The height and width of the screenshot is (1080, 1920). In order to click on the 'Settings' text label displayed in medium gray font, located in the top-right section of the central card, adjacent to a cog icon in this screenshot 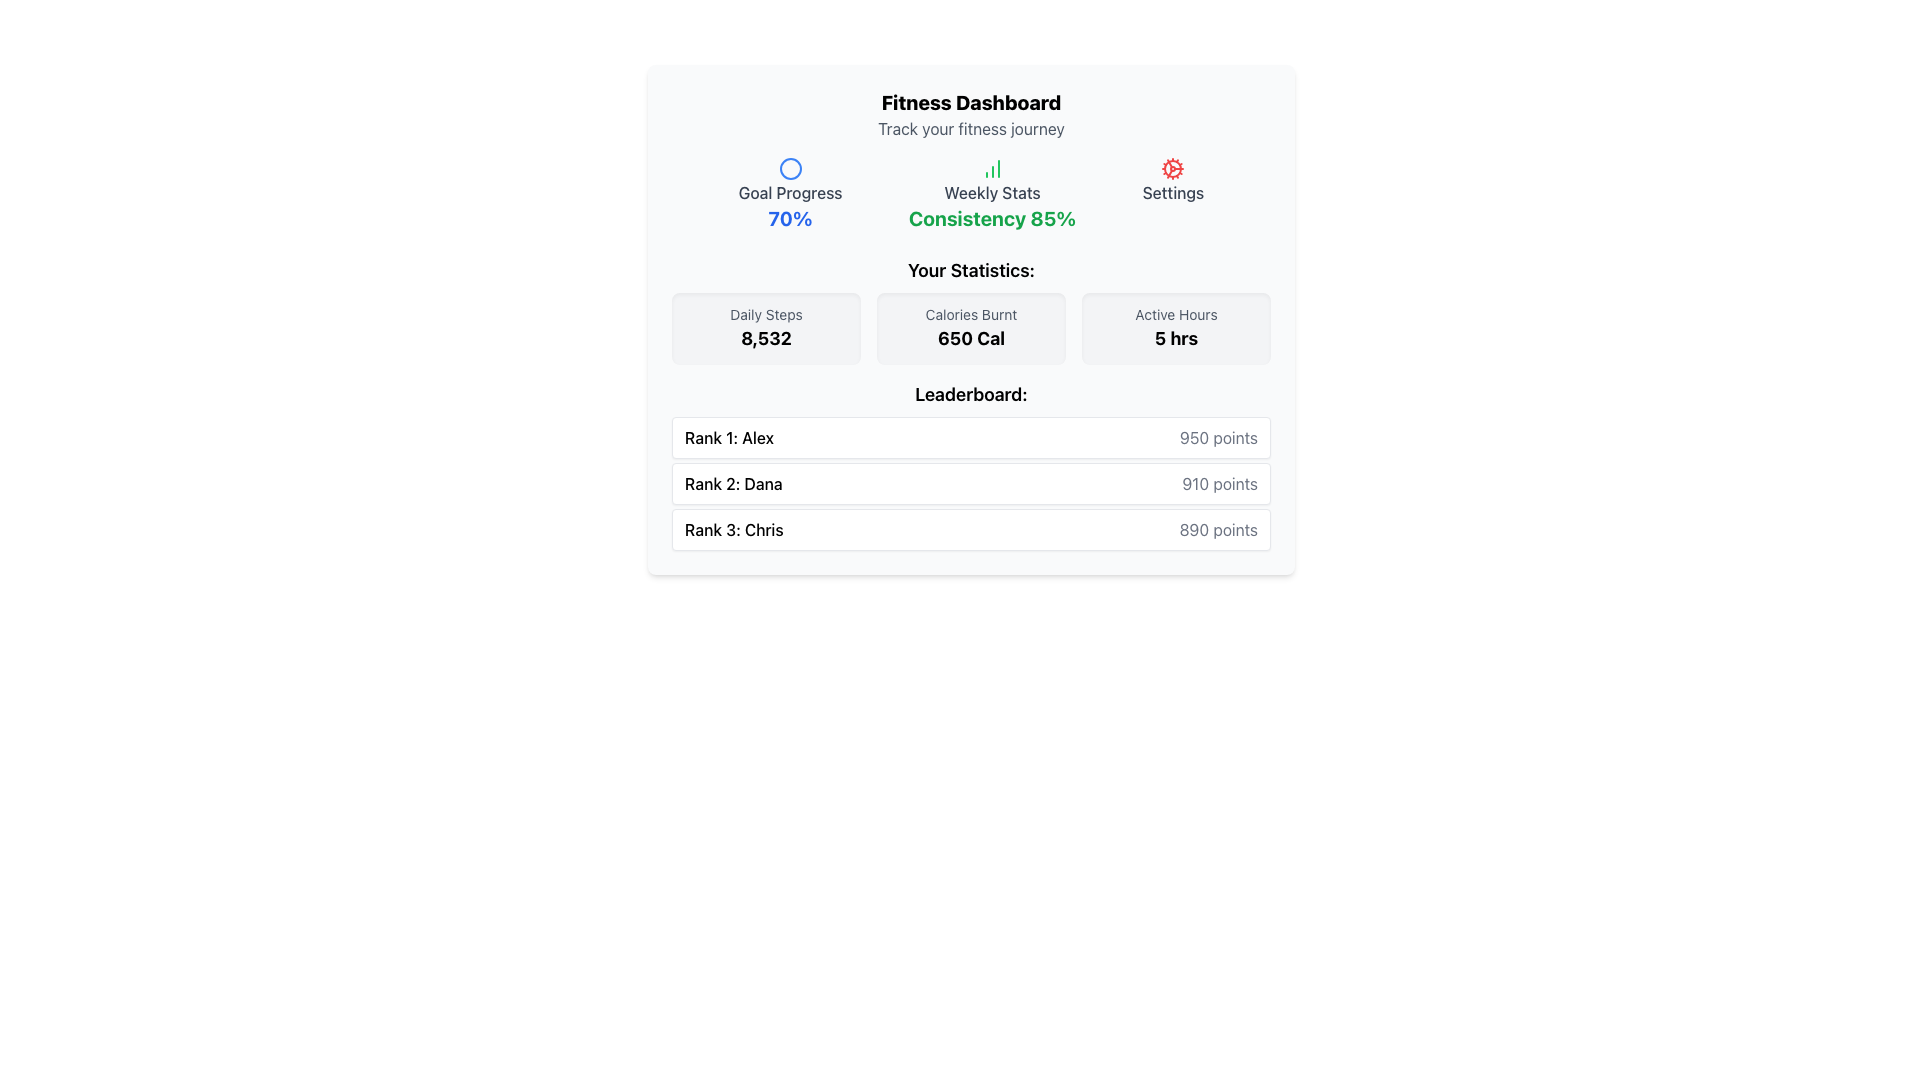, I will do `click(1173, 192)`.